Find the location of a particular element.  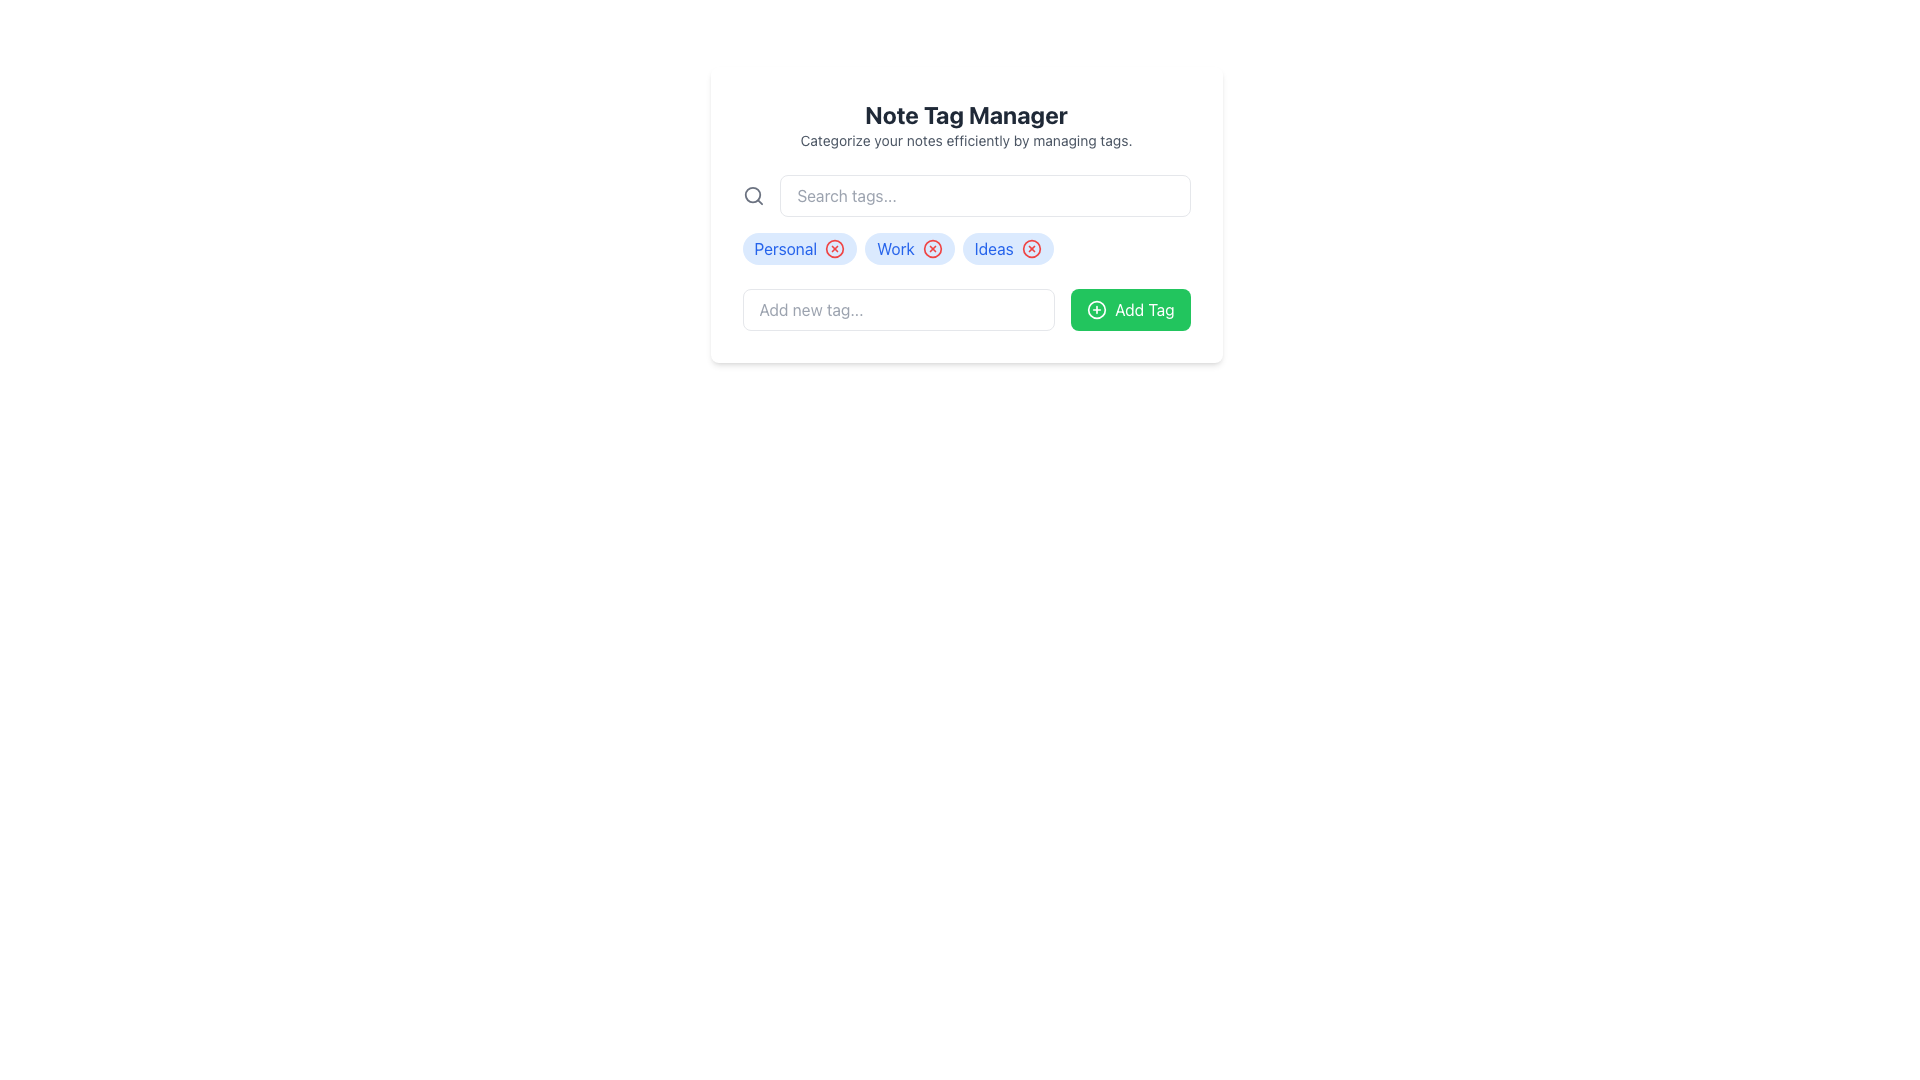

the search box within the Combined element consisting of a search box and removable tag badges to place the cursor for tag searching is located at coordinates (966, 219).